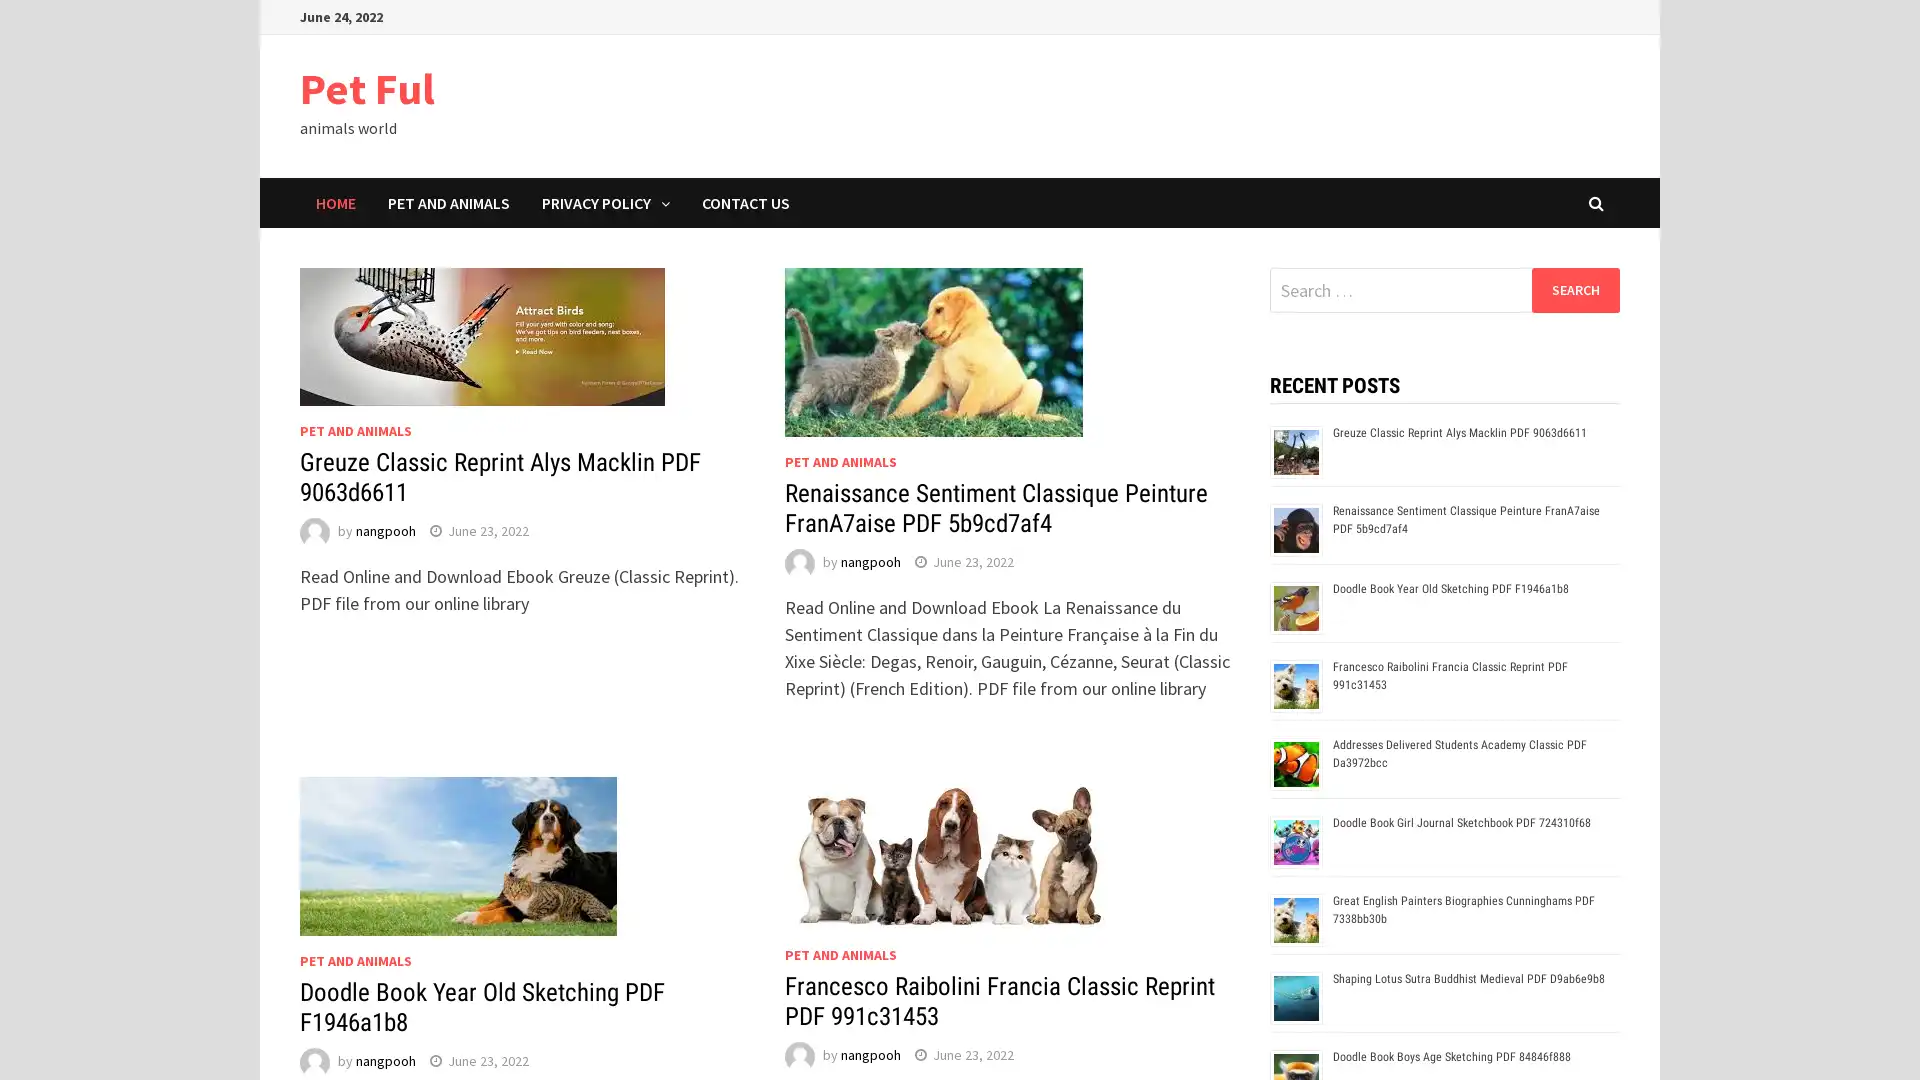  I want to click on Search, so click(1574, 289).